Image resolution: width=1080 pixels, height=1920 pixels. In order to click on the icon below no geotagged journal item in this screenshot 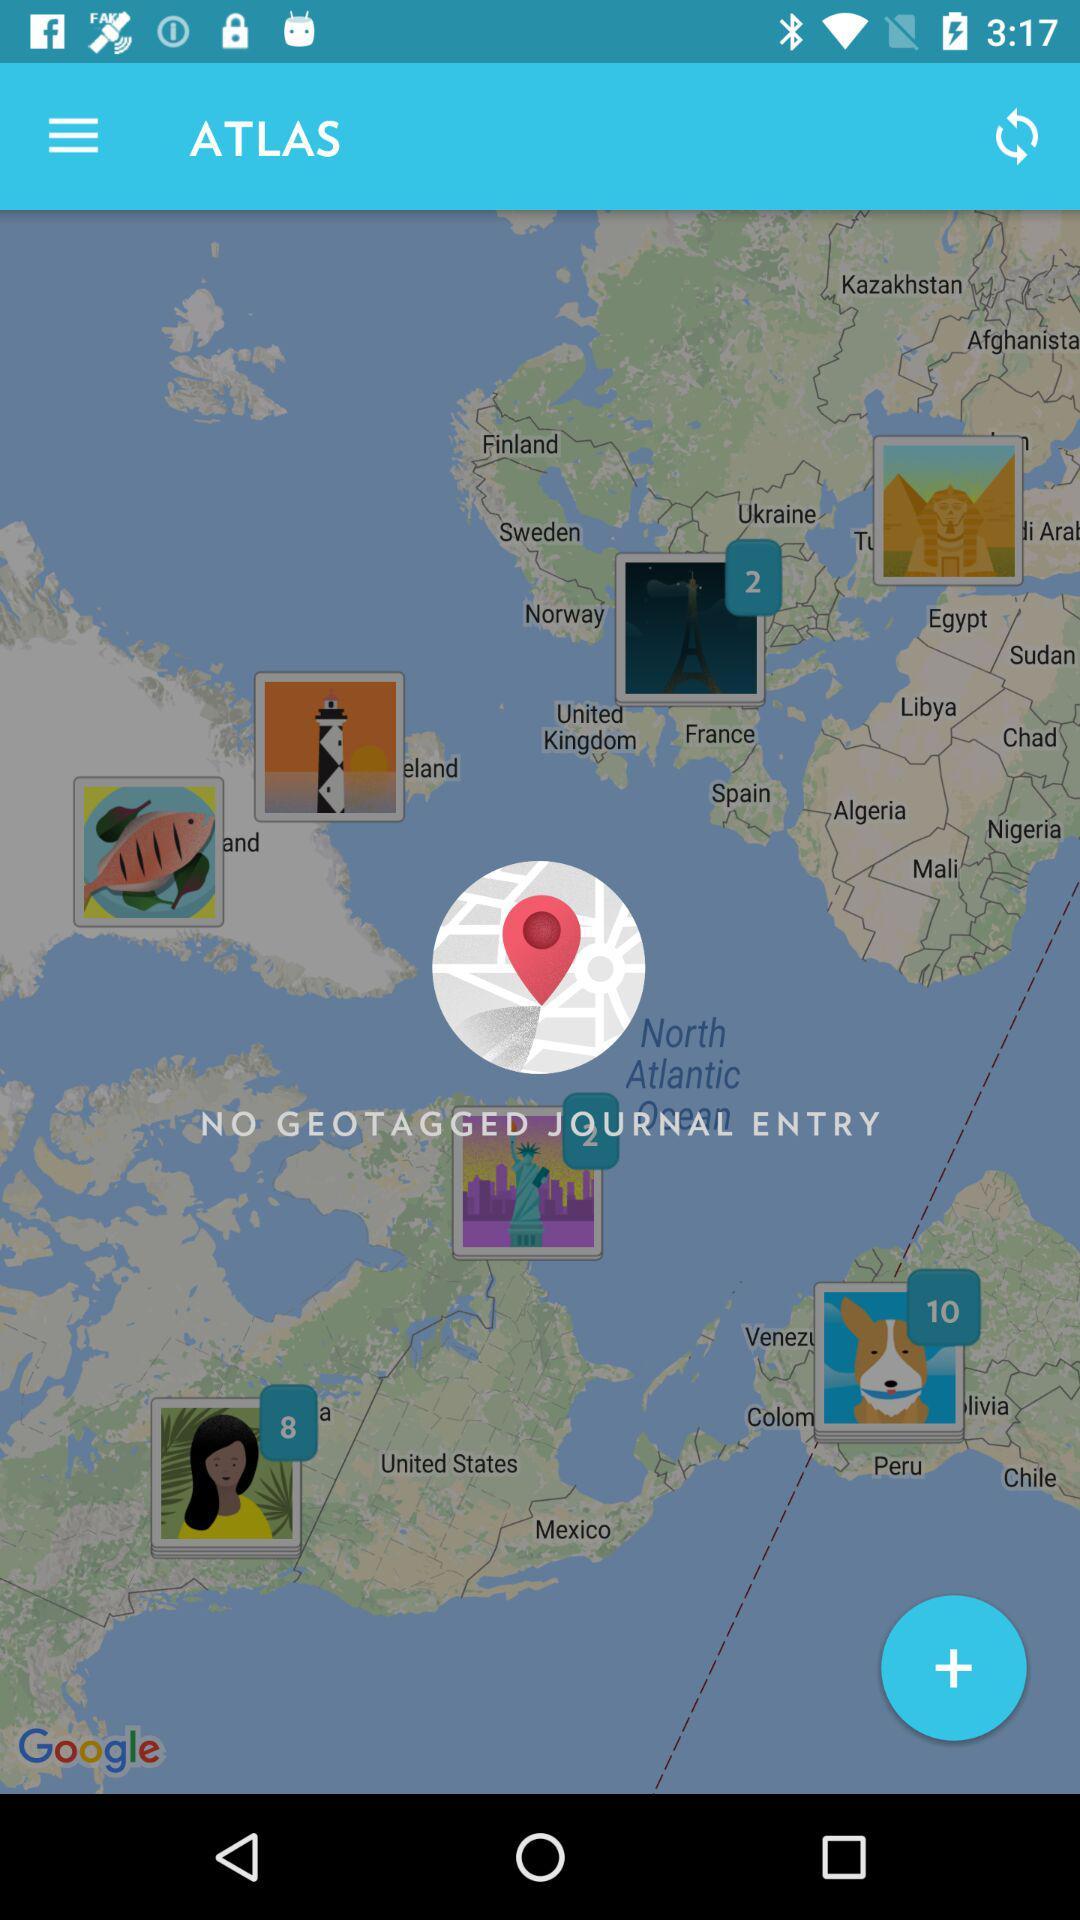, I will do `click(952, 1668)`.